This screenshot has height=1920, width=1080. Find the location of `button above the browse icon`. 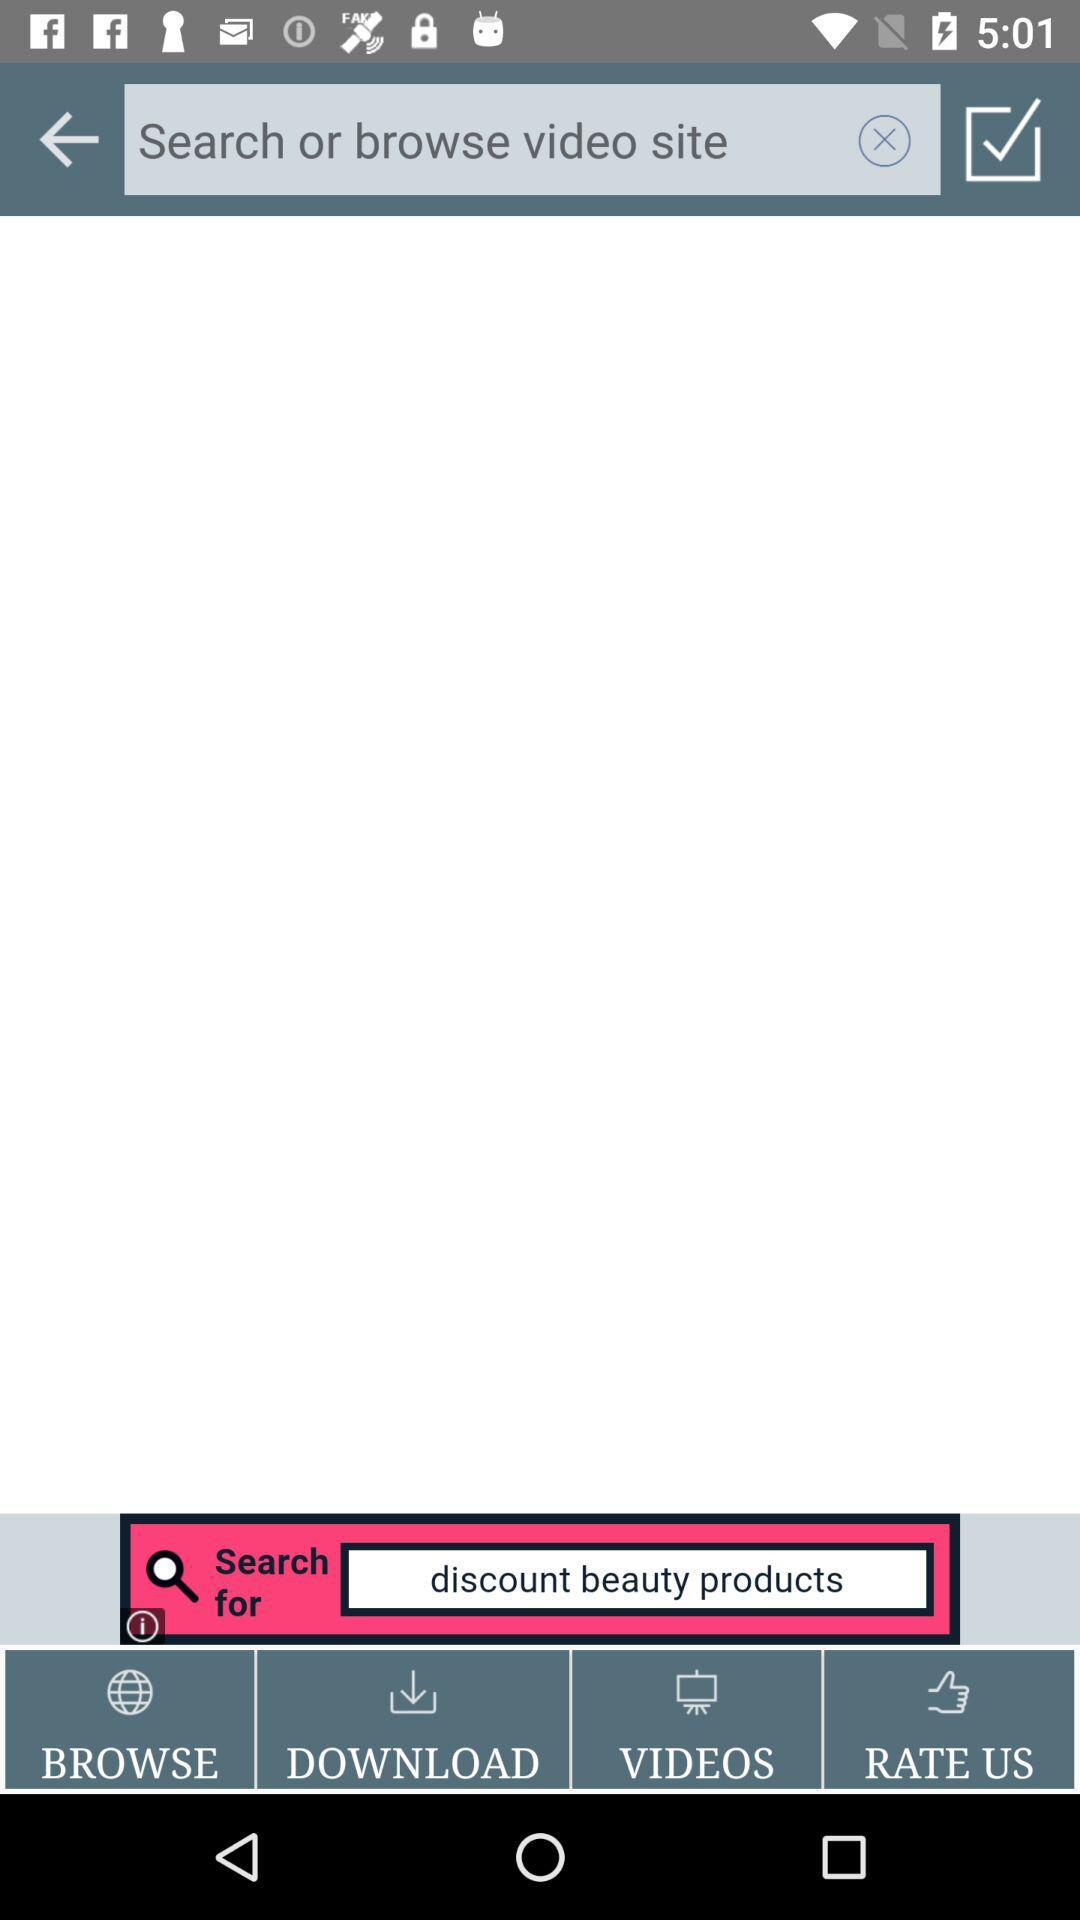

button above the browse icon is located at coordinates (540, 1578).